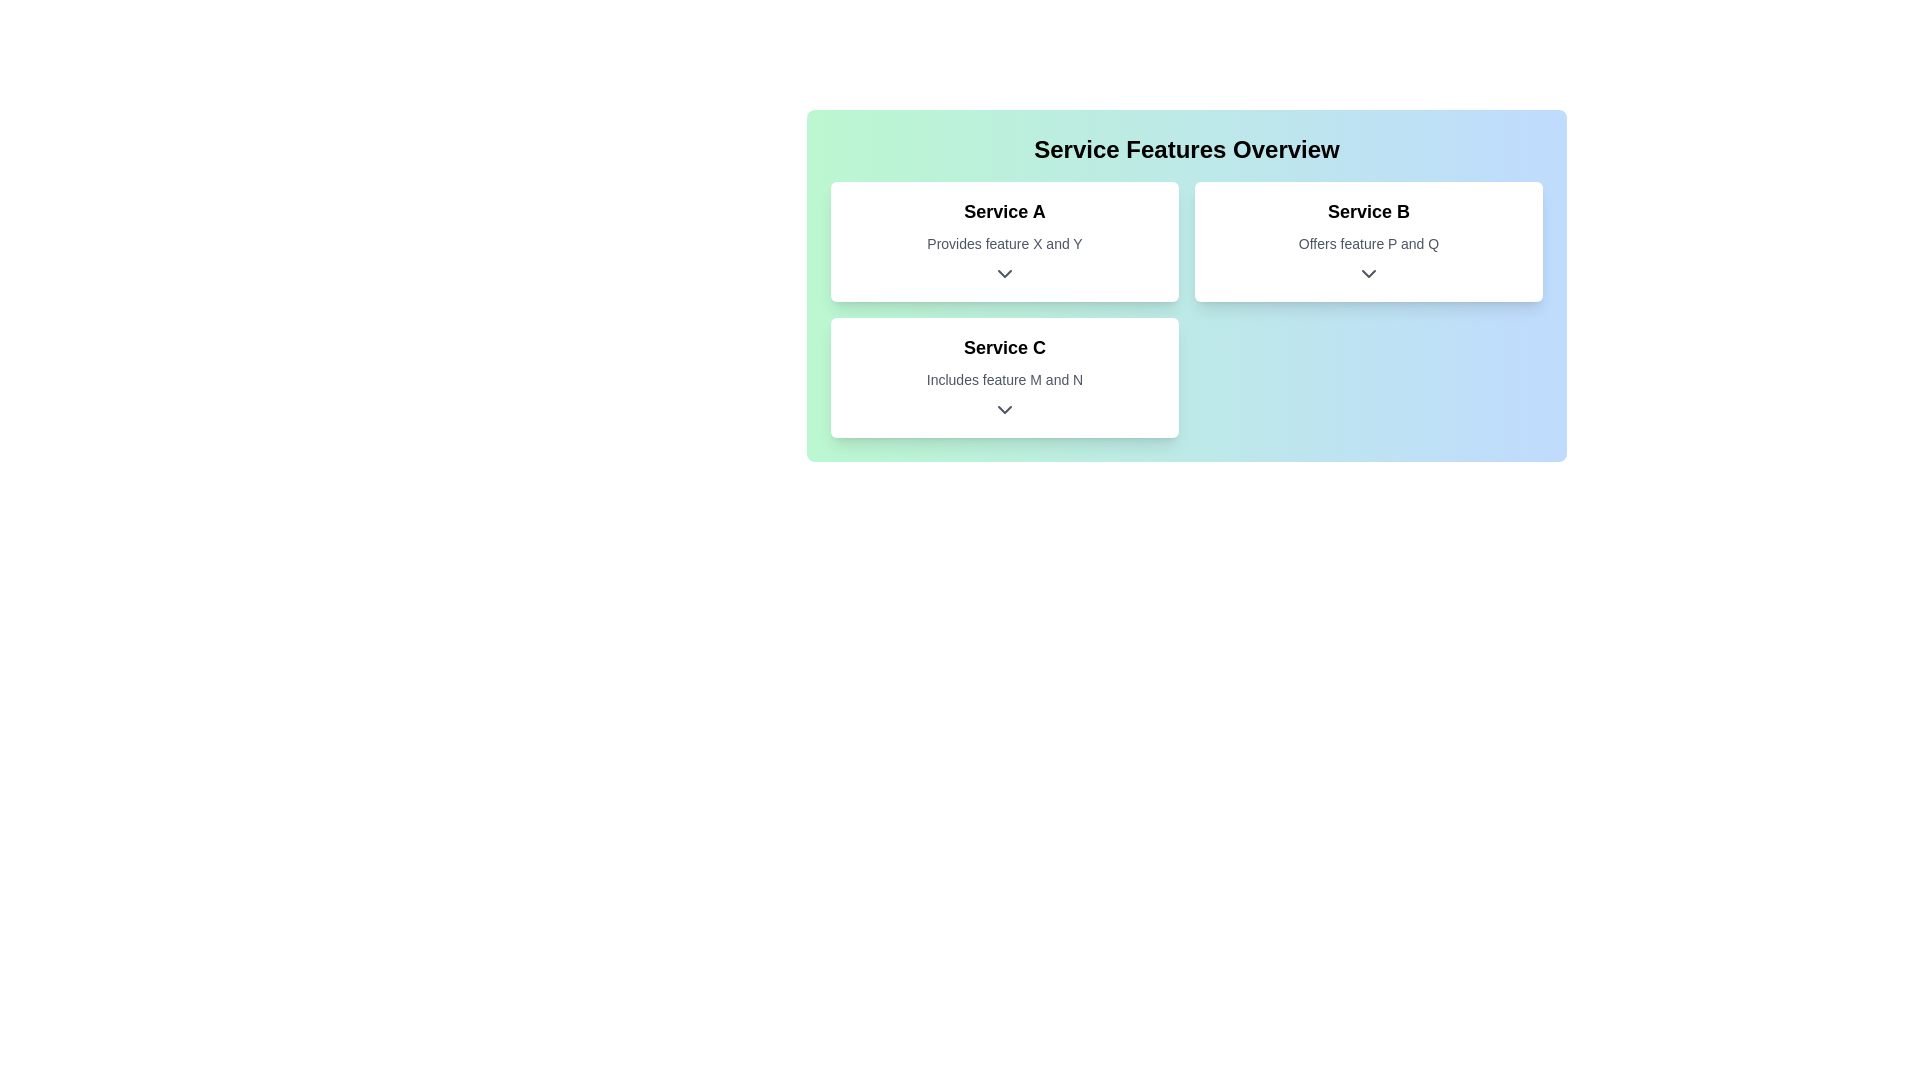  I want to click on the text label that says 'Provides feature X and Y', which is styled in lighter gray and located below the title 'Service A' within the card labeled 'Service A', so click(1004, 242).